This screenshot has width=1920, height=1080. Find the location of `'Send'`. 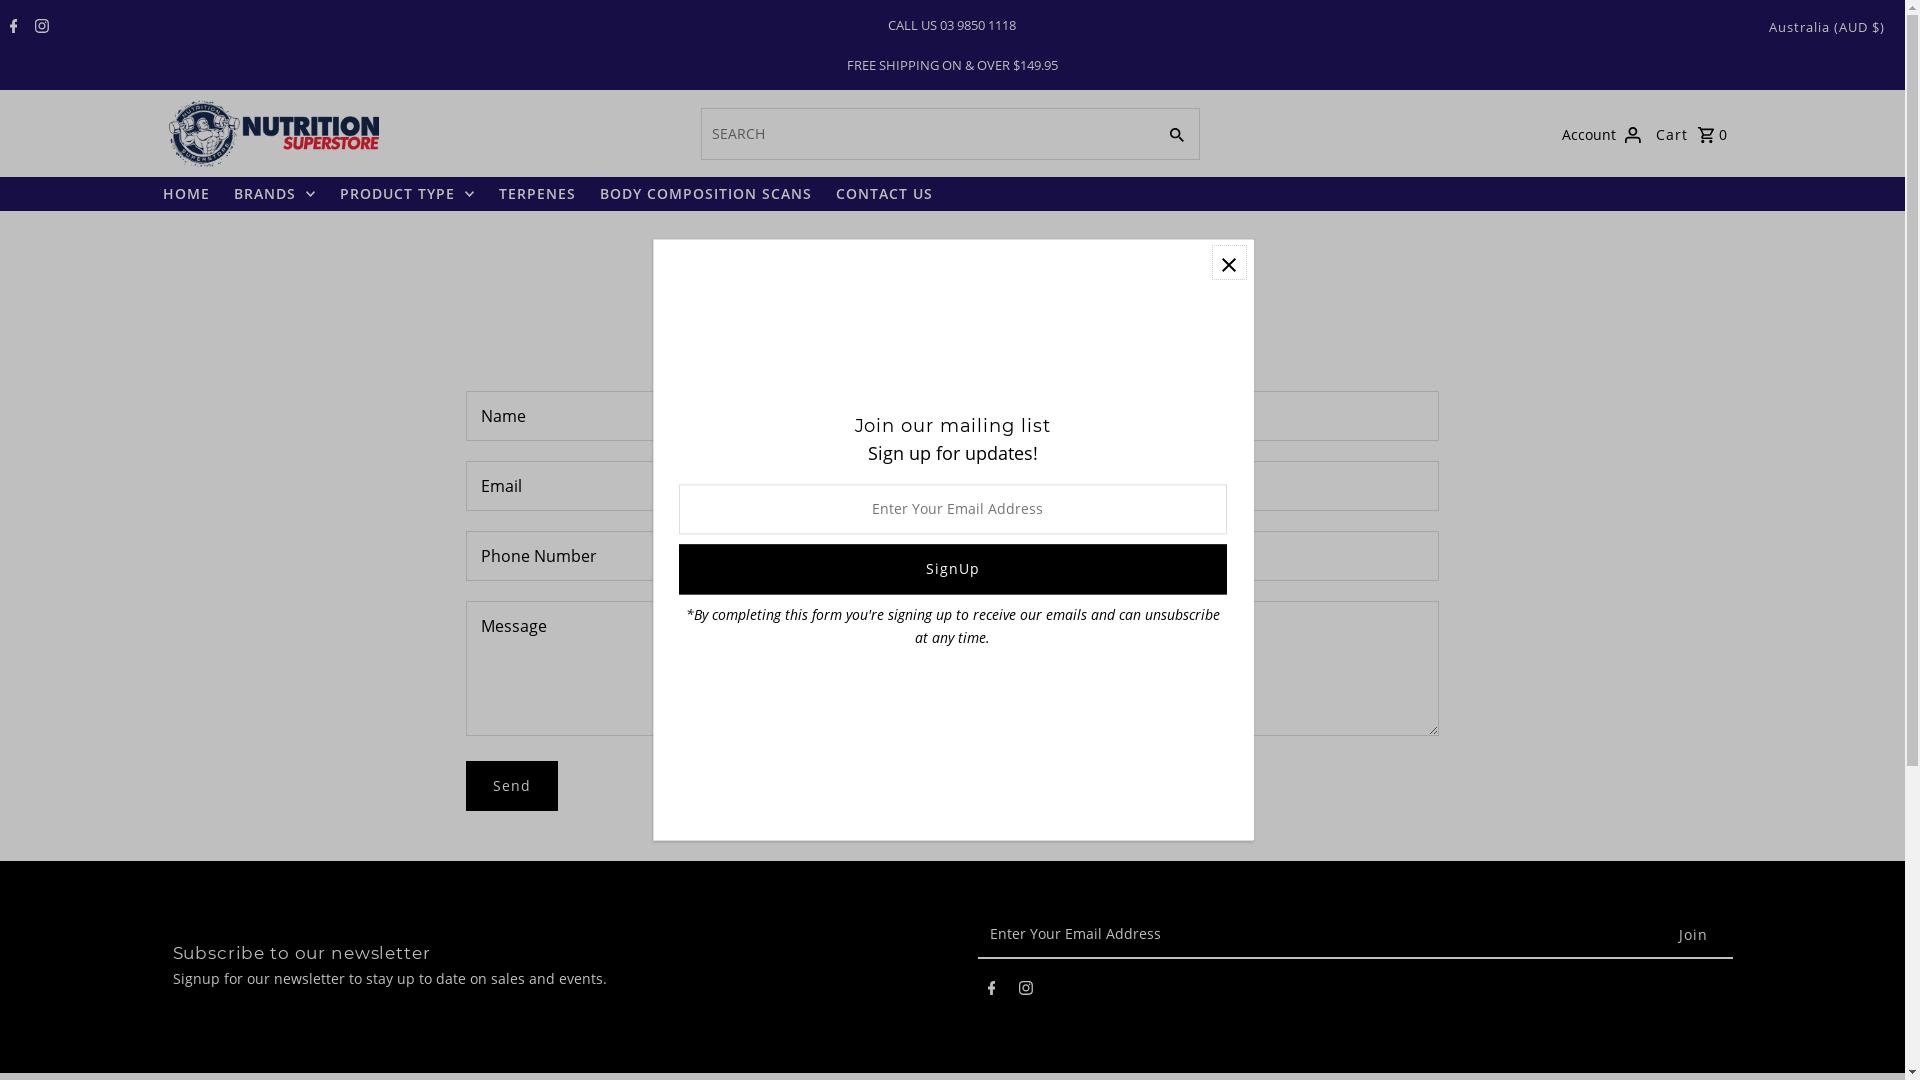

'Send' is located at coordinates (512, 785).